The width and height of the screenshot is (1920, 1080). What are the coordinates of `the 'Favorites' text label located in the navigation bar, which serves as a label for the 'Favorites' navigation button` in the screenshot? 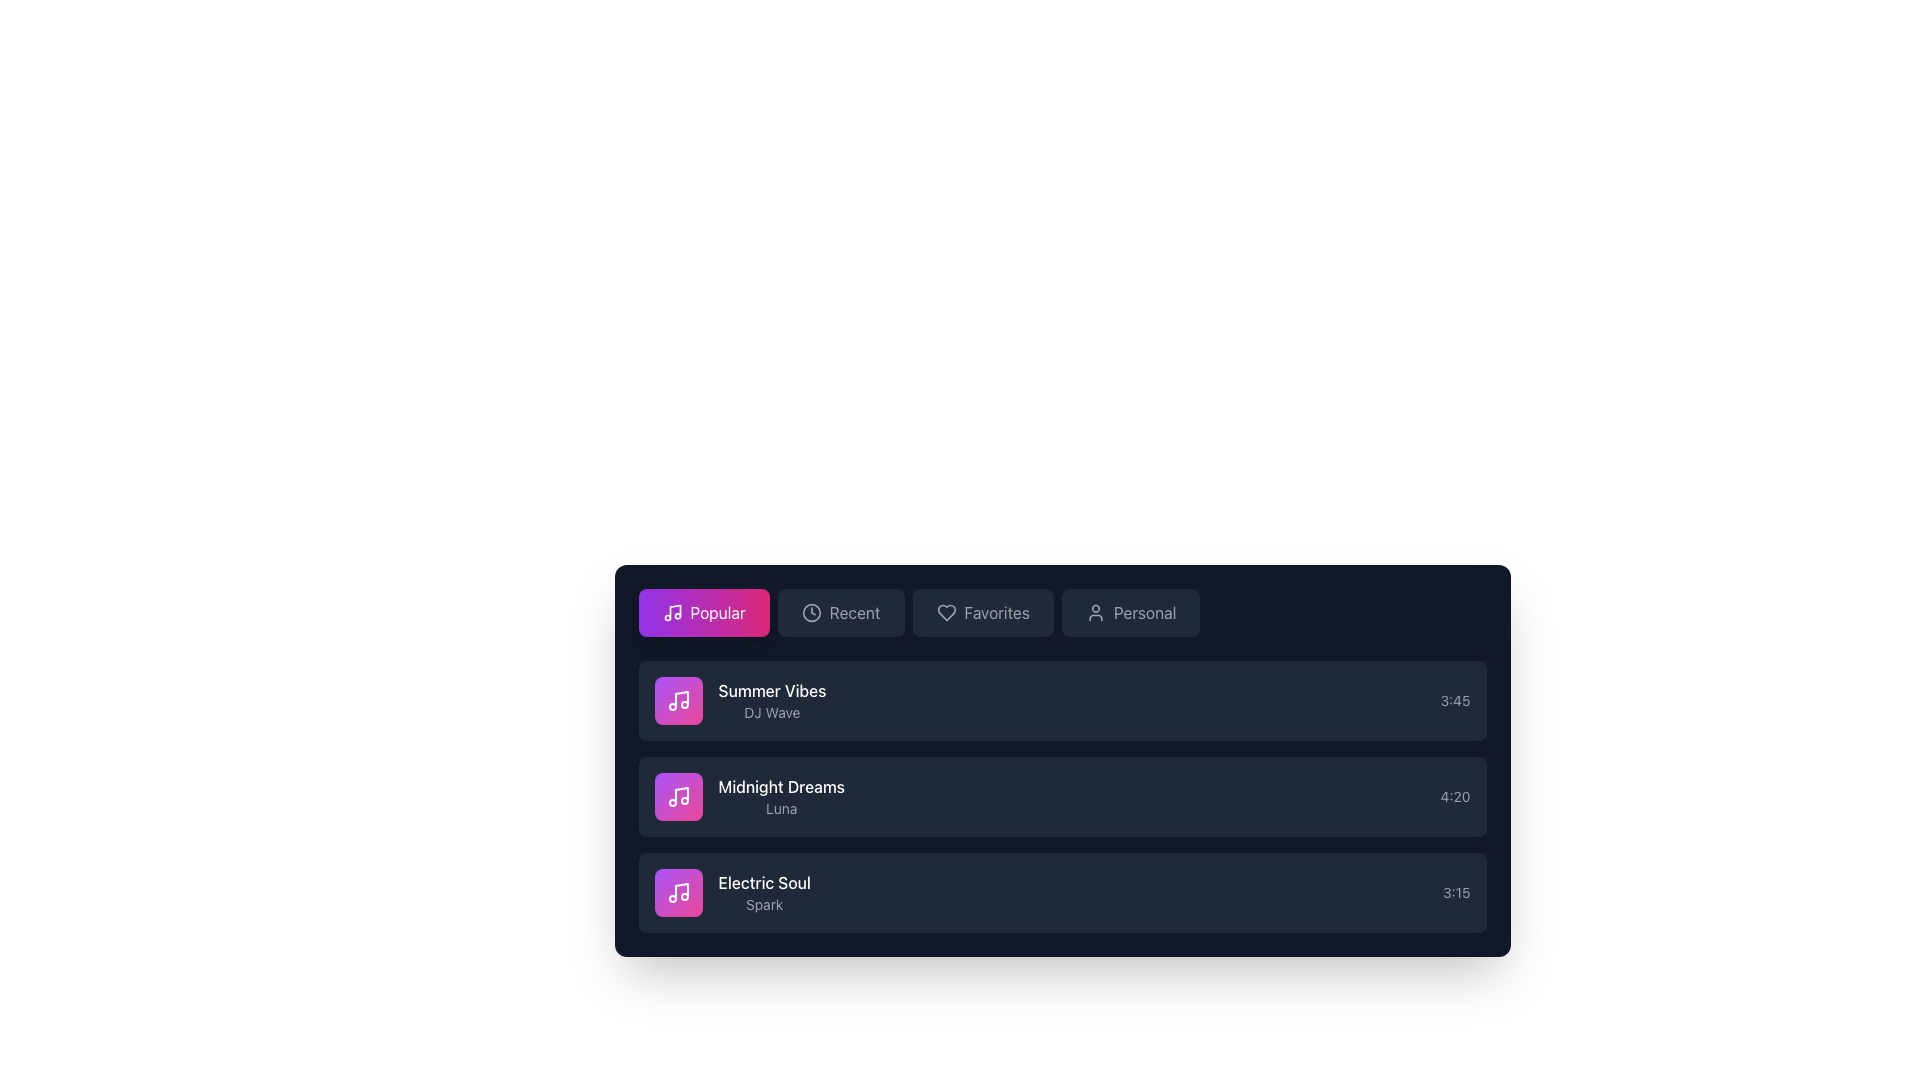 It's located at (997, 612).